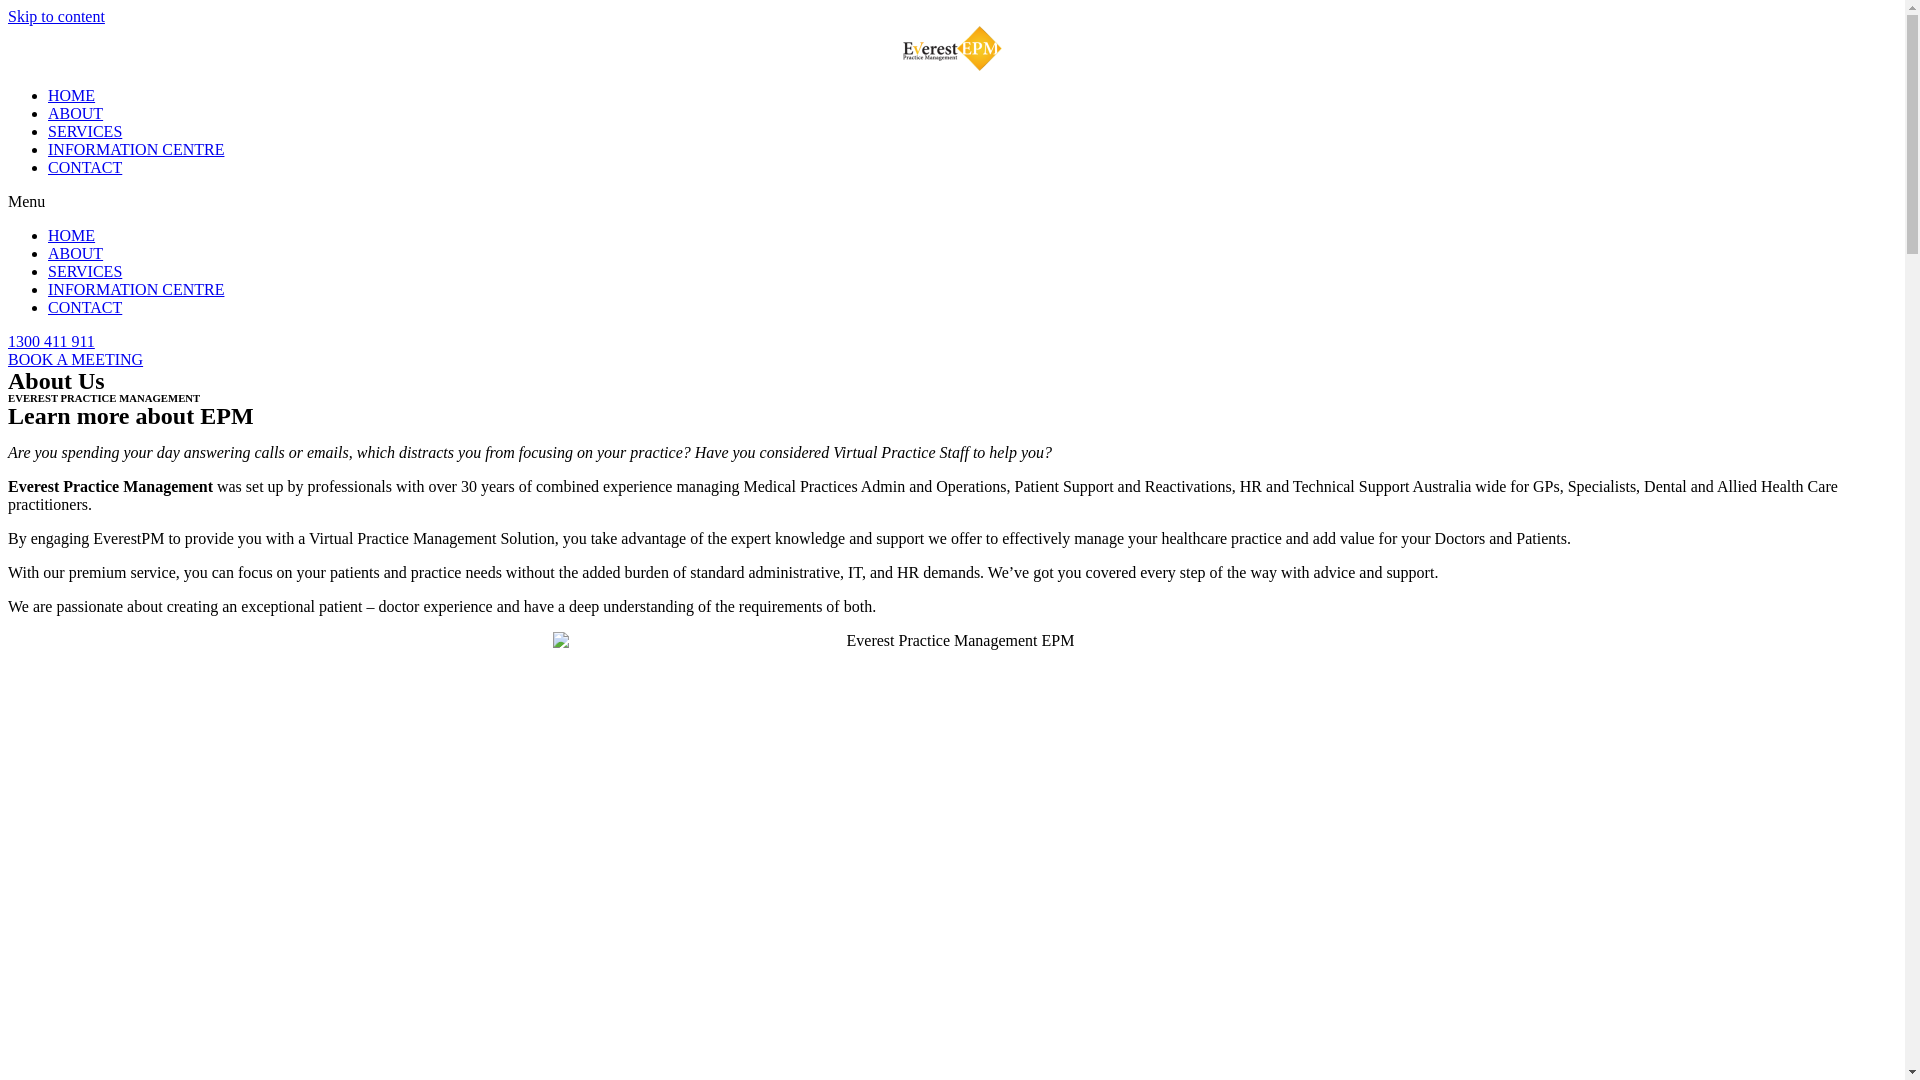  Describe the element at coordinates (8, 340) in the screenshot. I see `'1300 411 911'` at that location.